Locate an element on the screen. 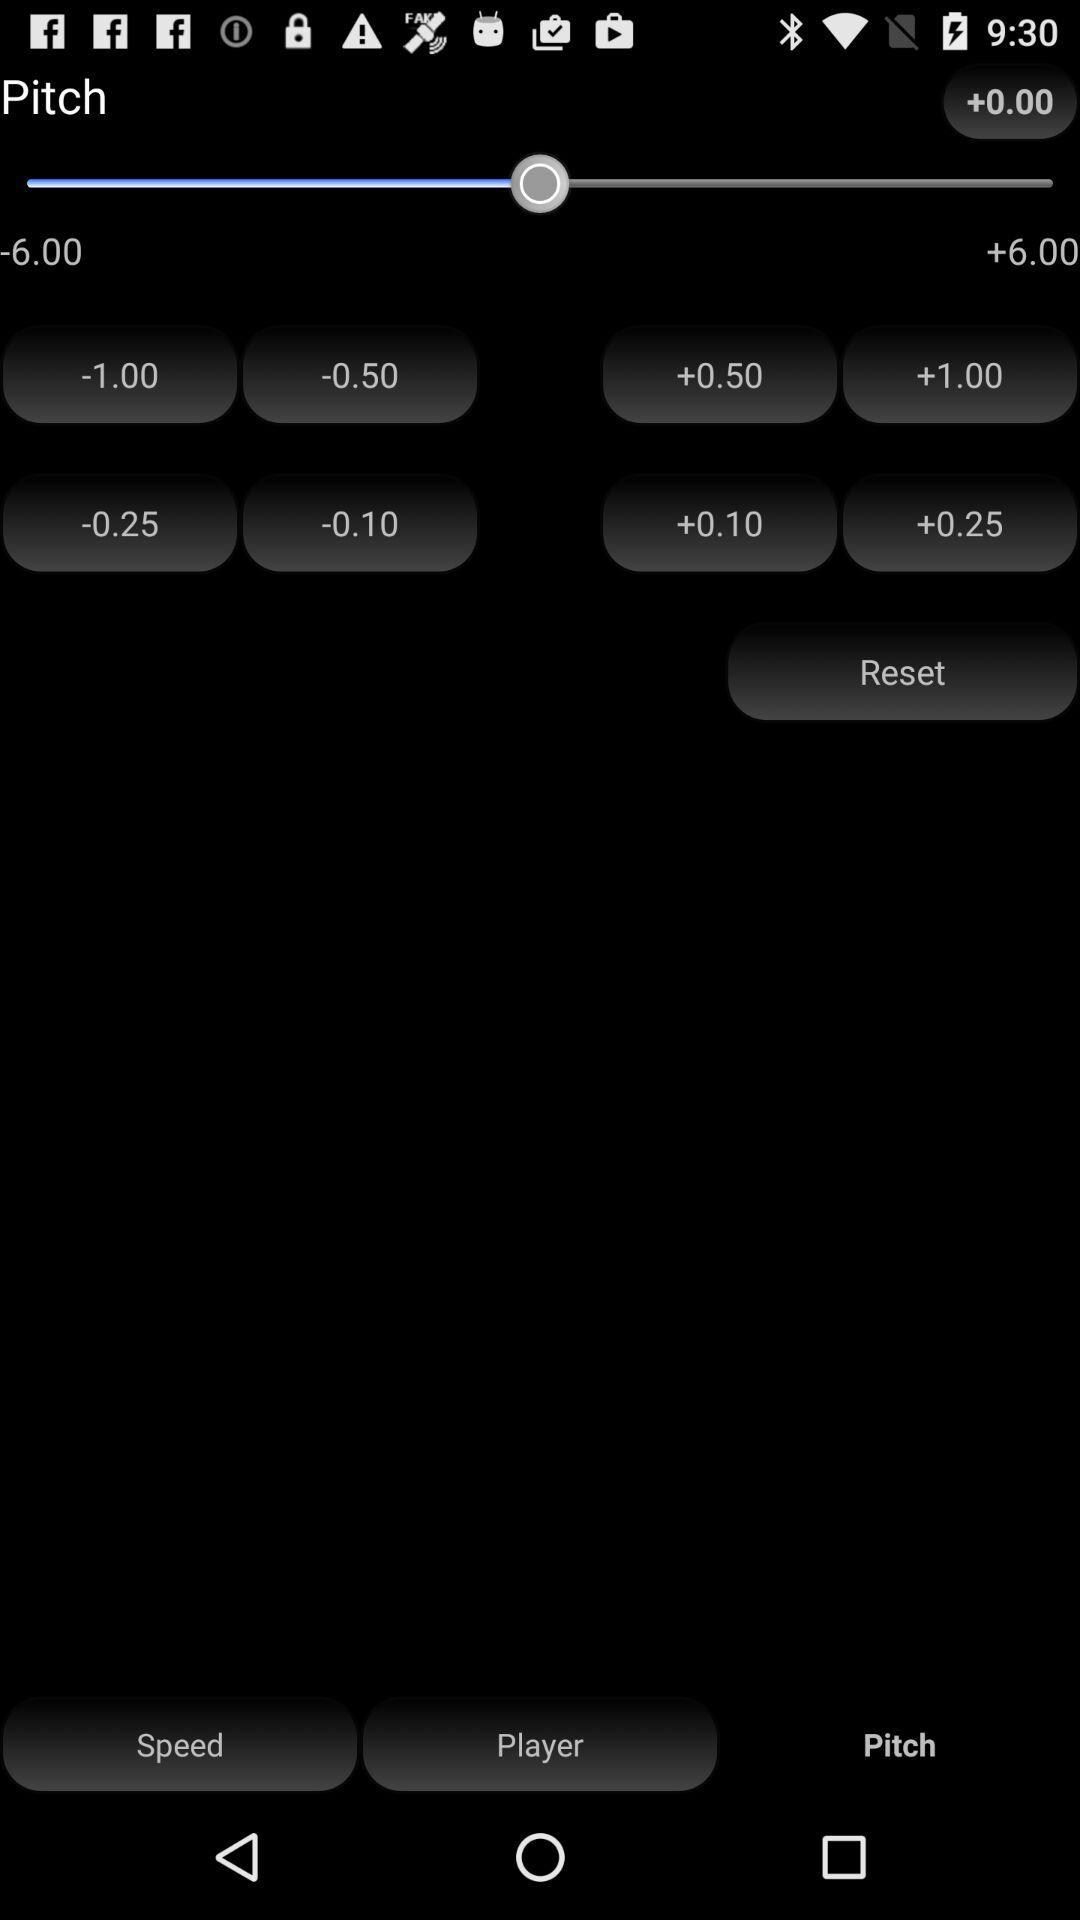 The image size is (1080, 1920). app to the left of the pitch app is located at coordinates (540, 1744).